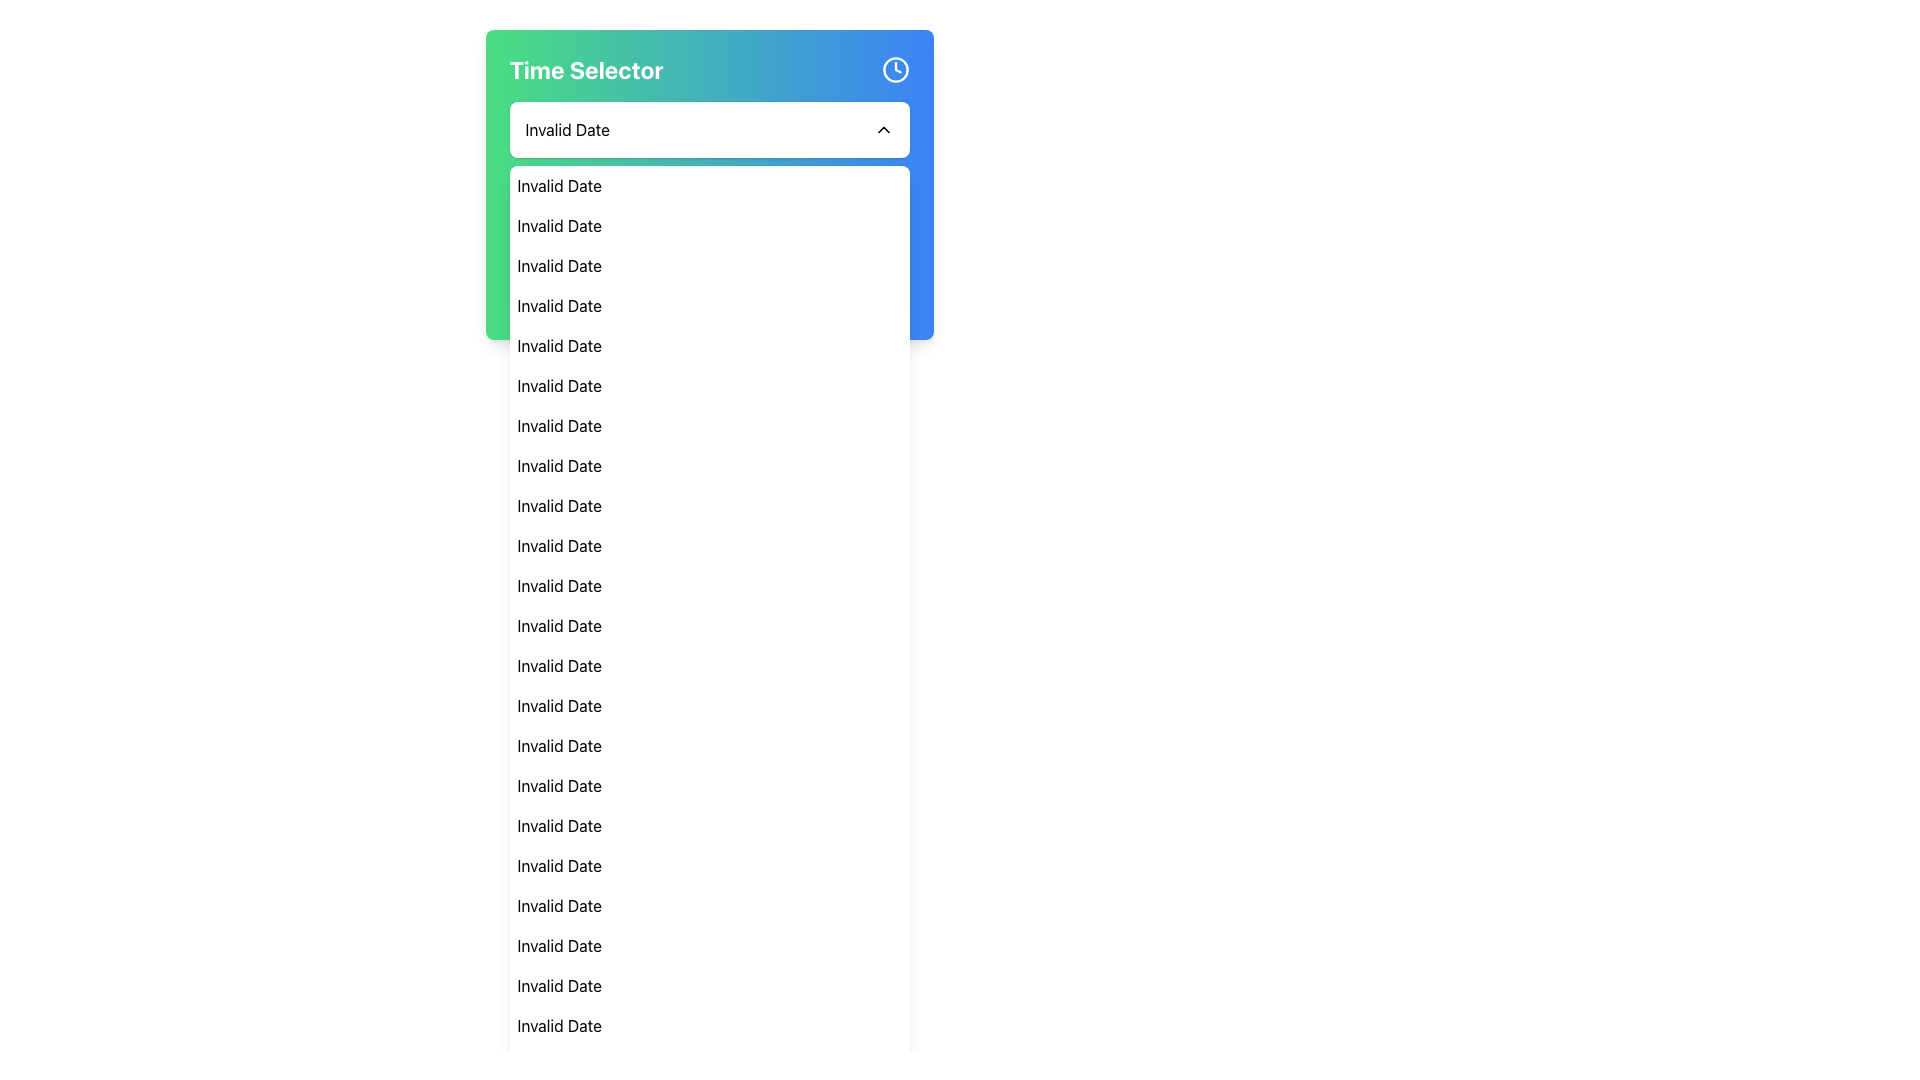  Describe the element at coordinates (709, 345) in the screenshot. I see `the list item displaying 'Invalid Date' to enable keyboard interaction` at that location.